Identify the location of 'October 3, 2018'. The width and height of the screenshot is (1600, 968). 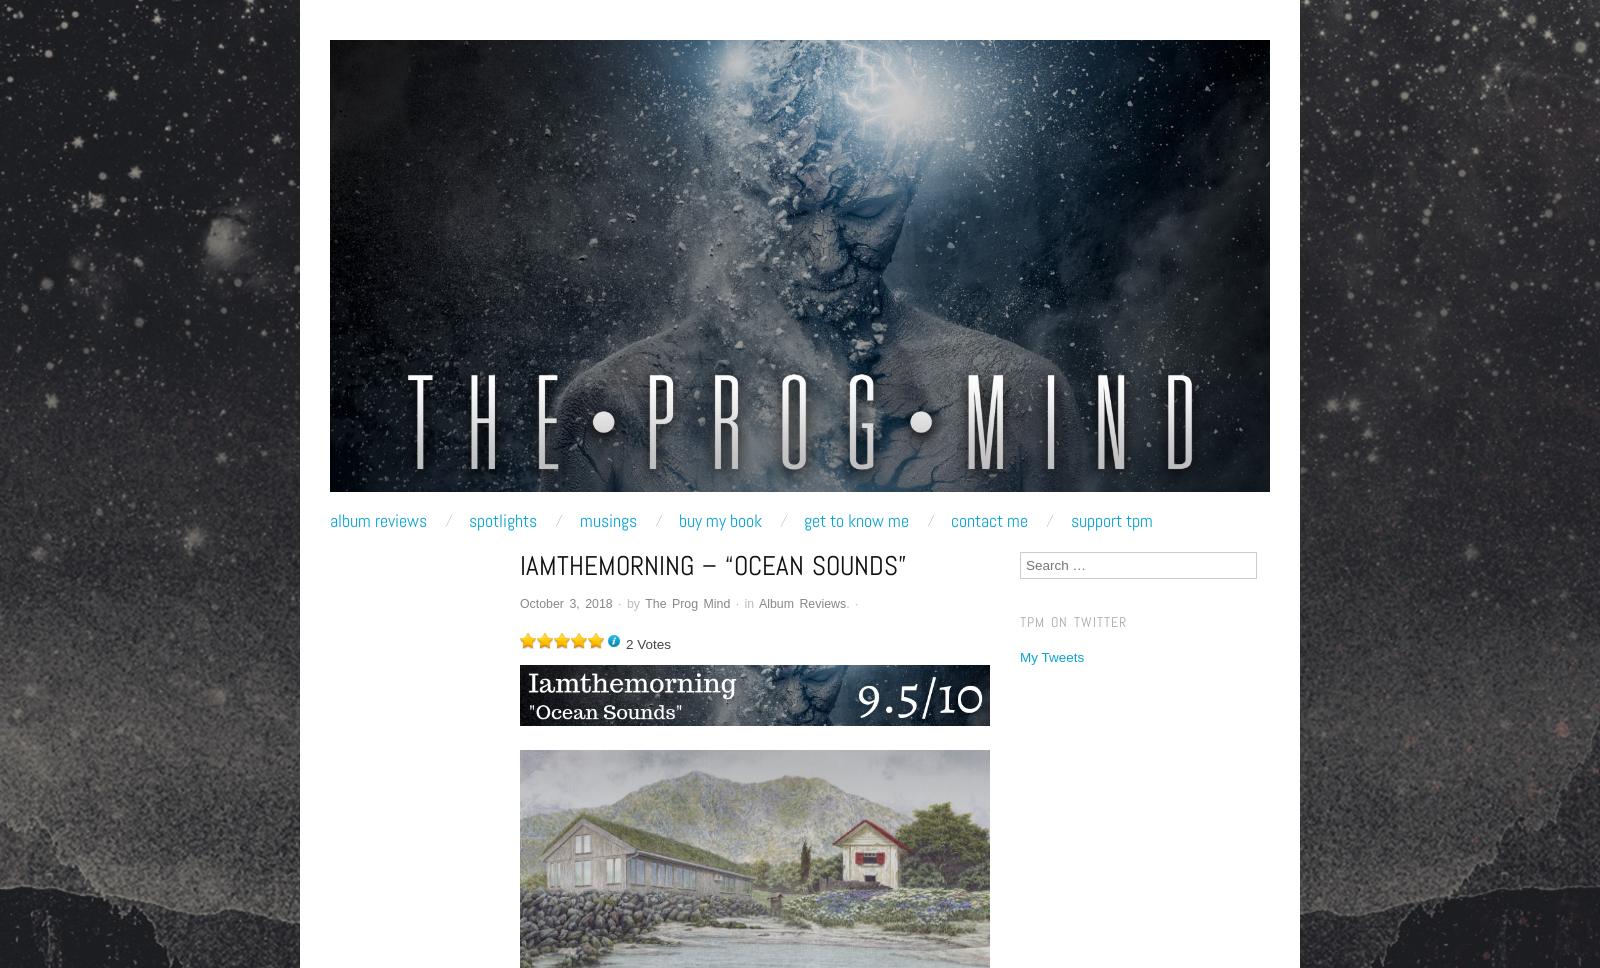
(565, 602).